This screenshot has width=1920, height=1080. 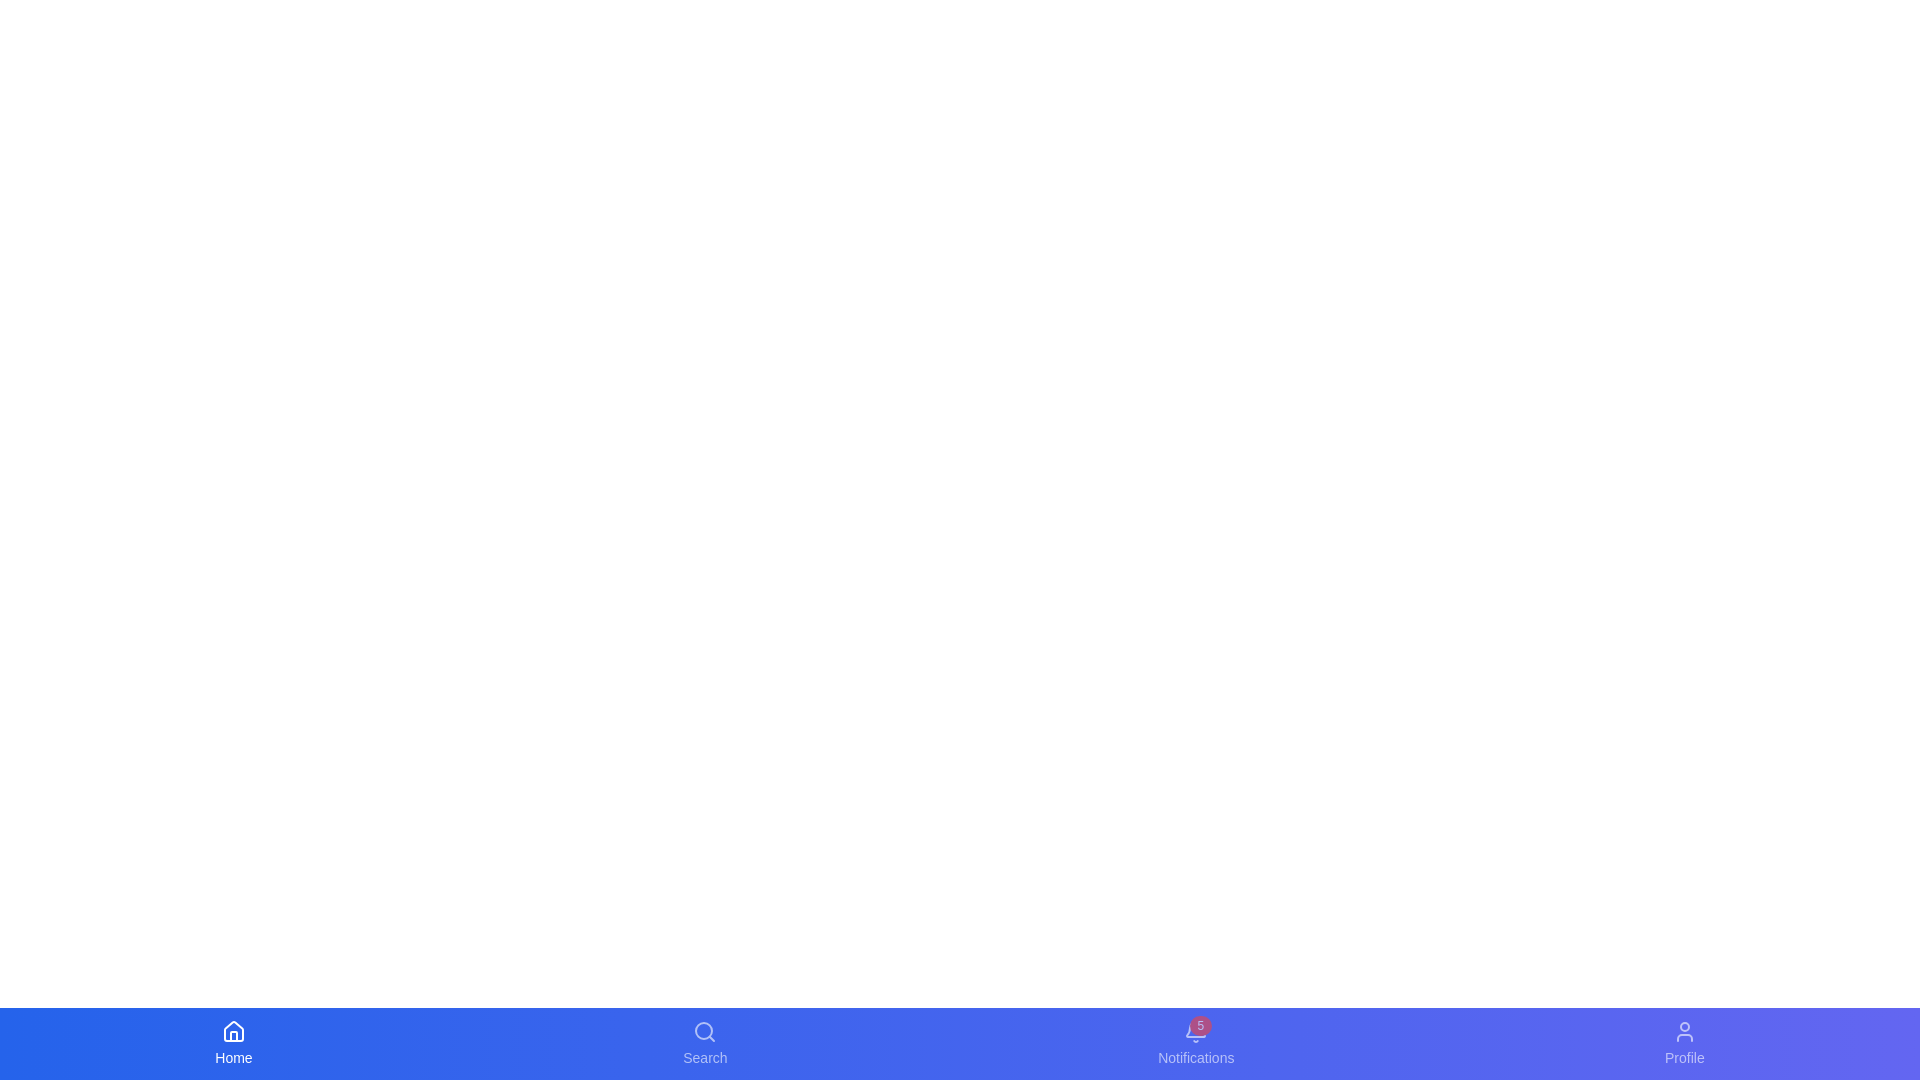 What do you see at coordinates (705, 1043) in the screenshot?
I see `the Search tab in the bottom navigation` at bounding box center [705, 1043].